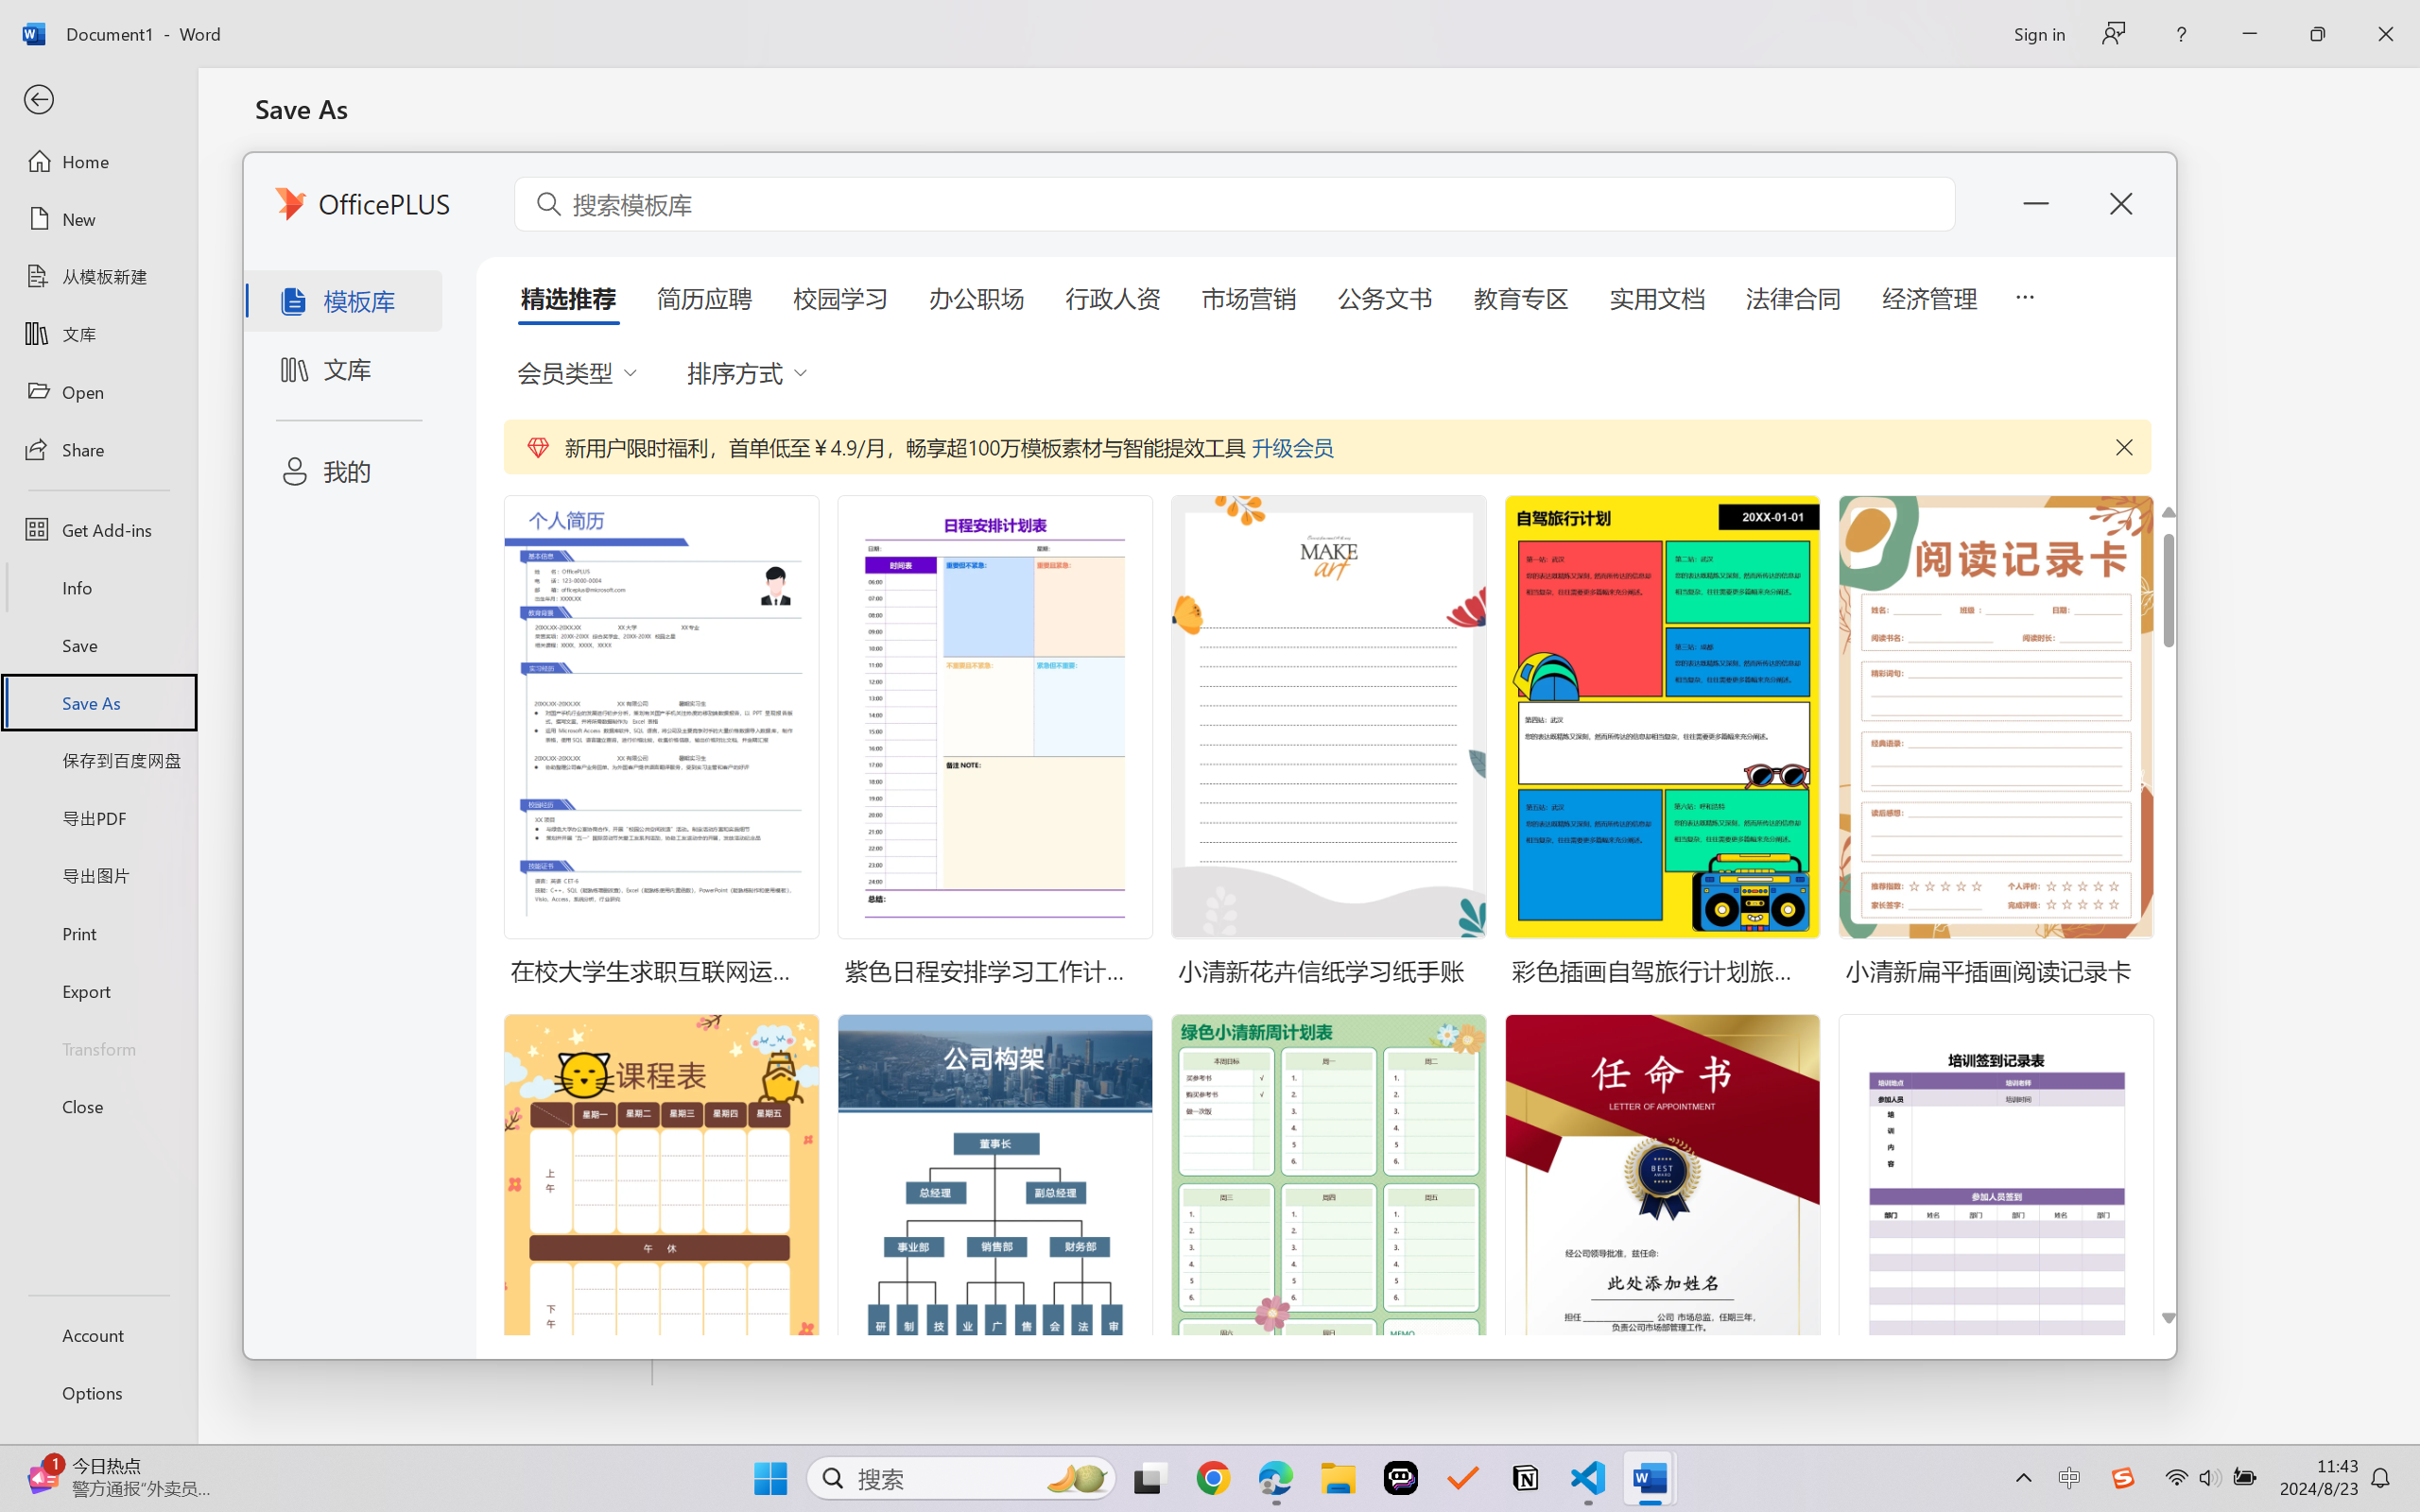  Describe the element at coordinates (97, 1334) in the screenshot. I see `'Account'` at that location.